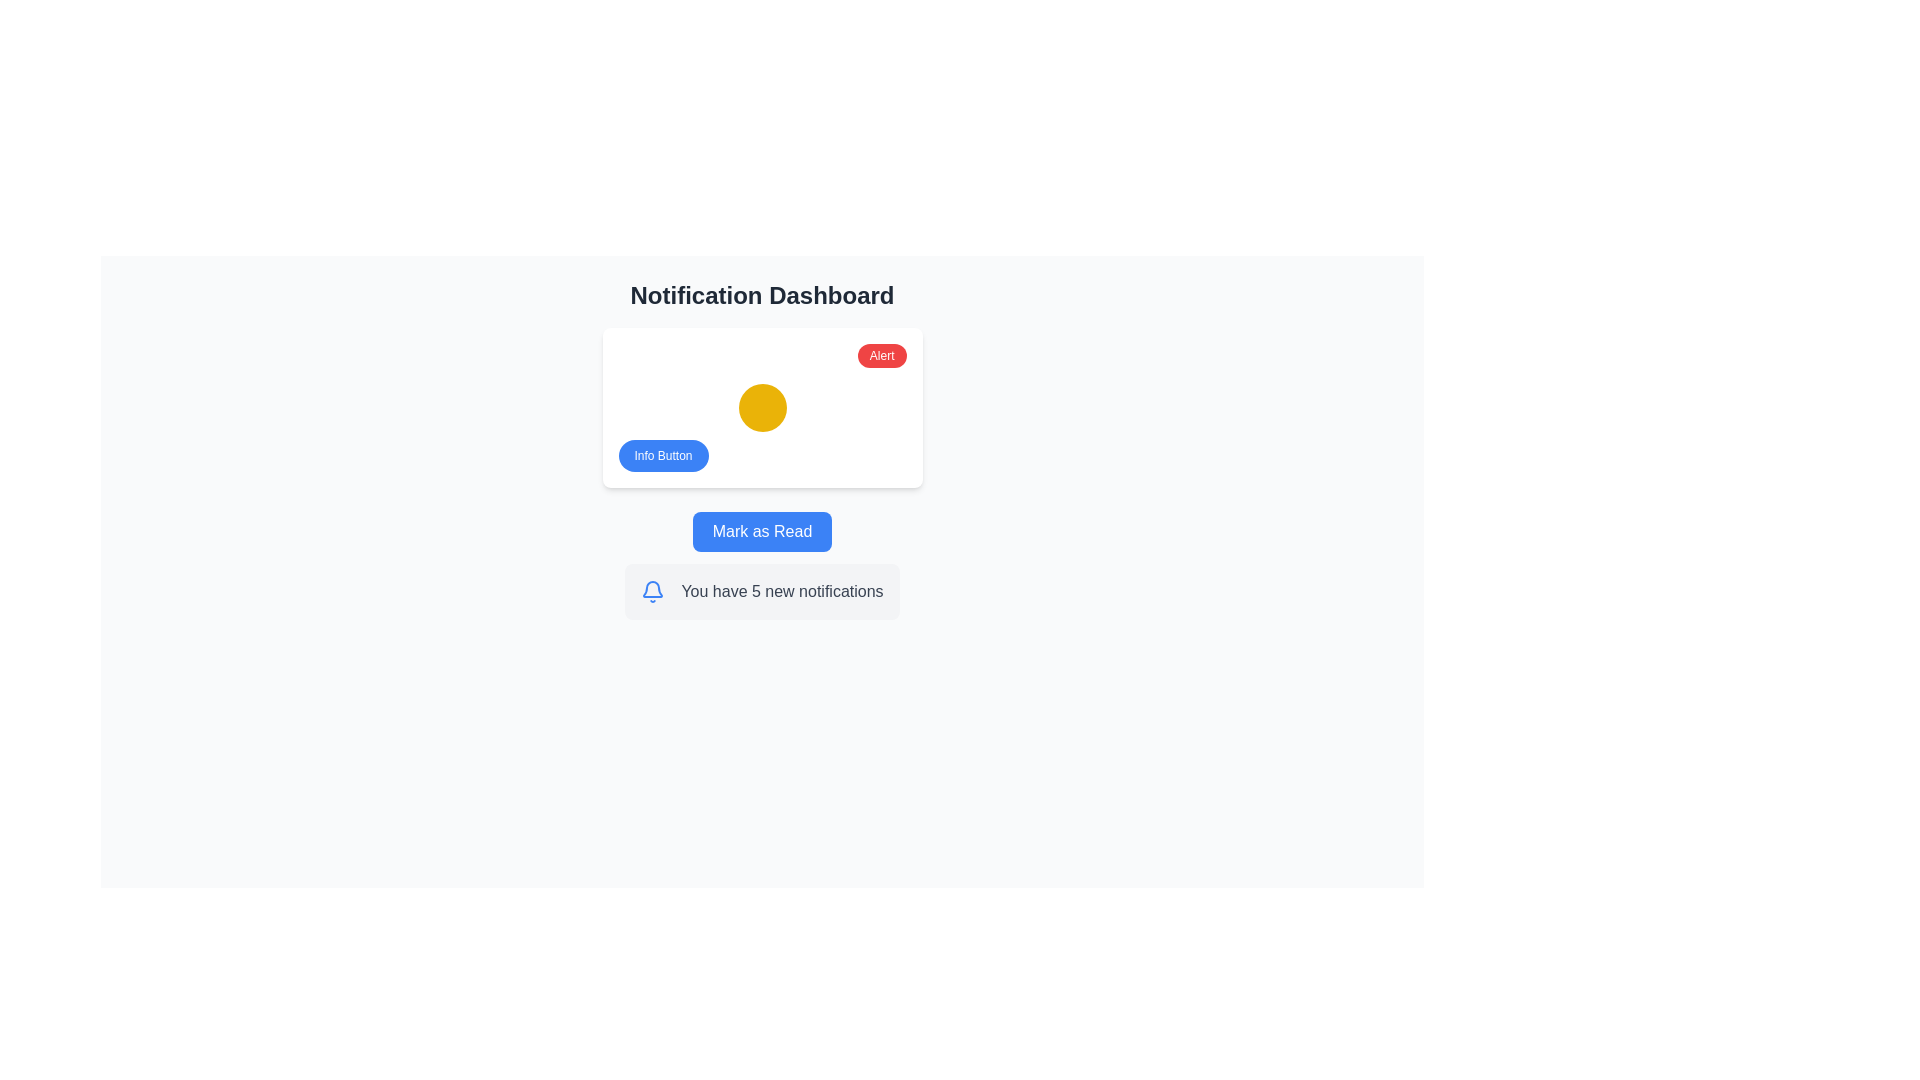 The width and height of the screenshot is (1920, 1080). What do you see at coordinates (761, 566) in the screenshot?
I see `the 'Mark as Read' button in the notification component to read the message 'You have 5 new notifications.'` at bounding box center [761, 566].